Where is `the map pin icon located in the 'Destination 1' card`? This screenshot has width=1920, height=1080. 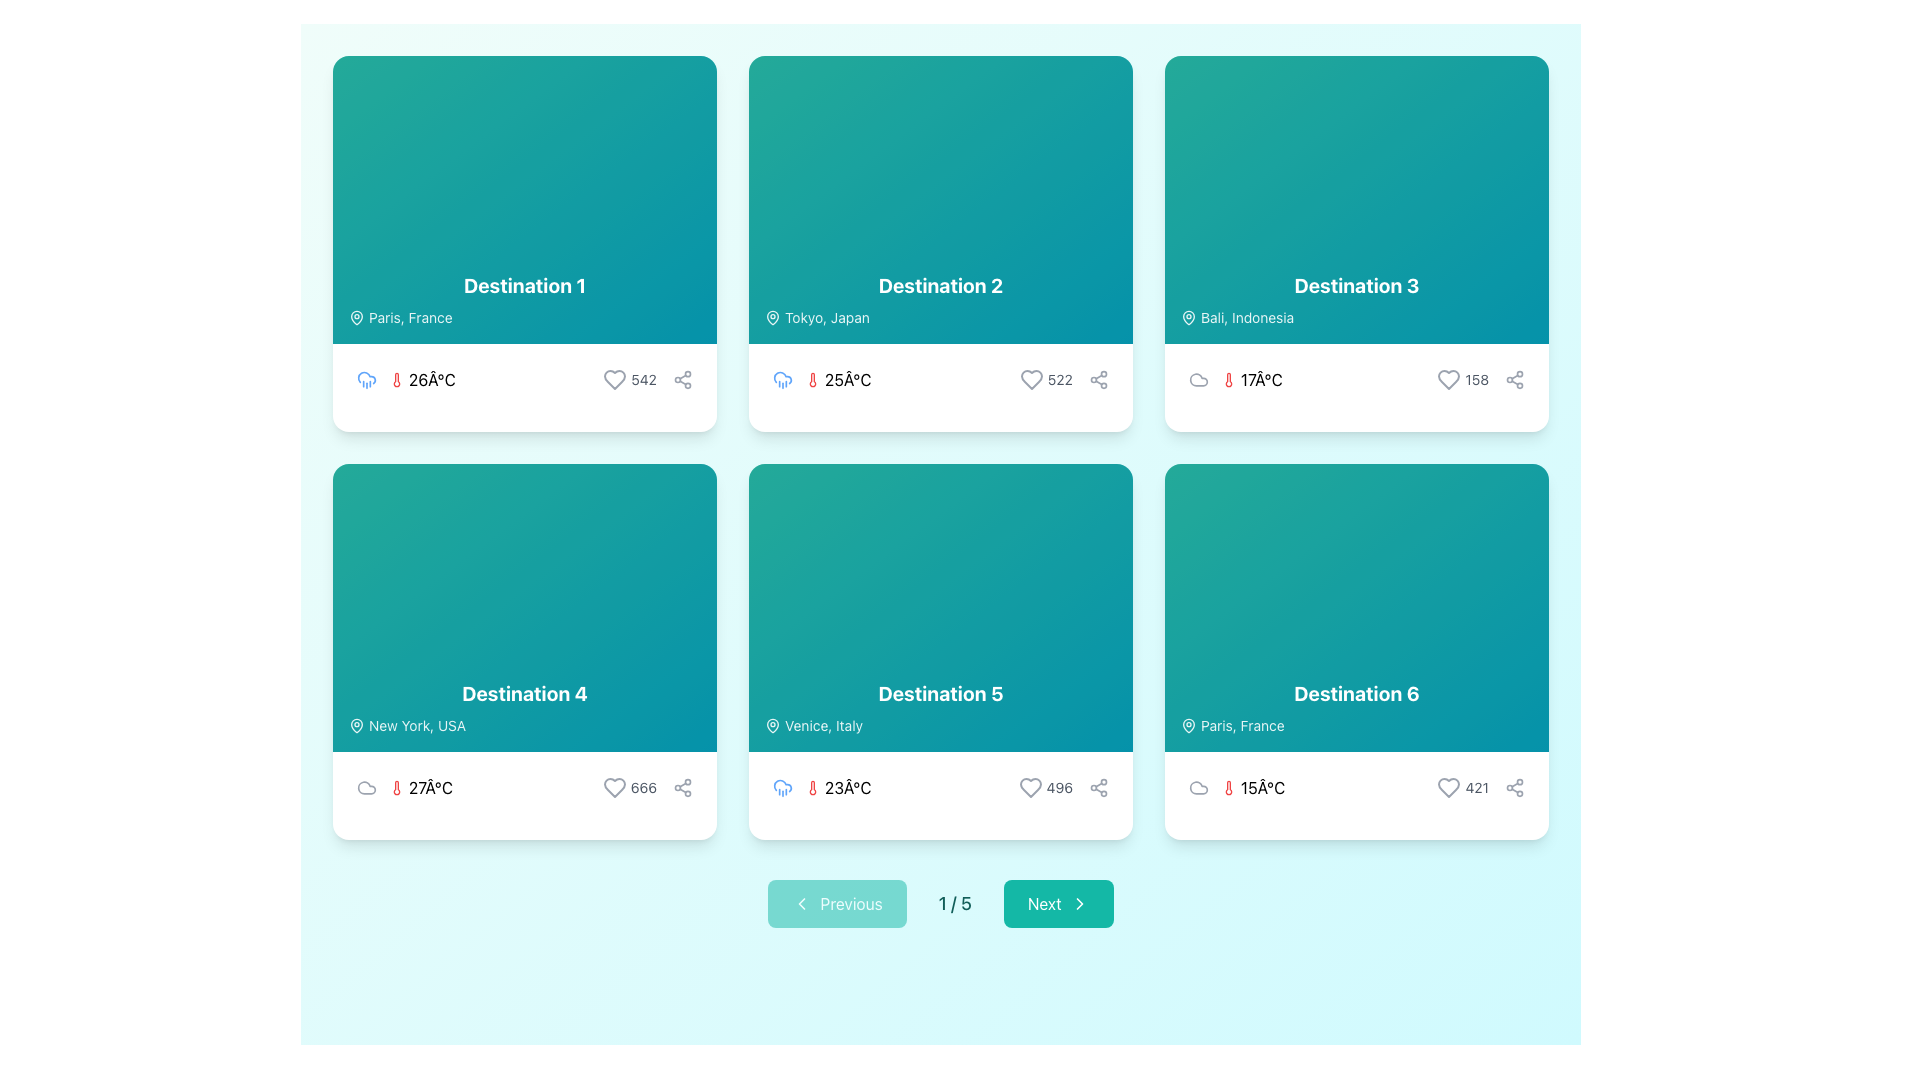
the map pin icon located in the 'Destination 1' card is located at coordinates (356, 315).